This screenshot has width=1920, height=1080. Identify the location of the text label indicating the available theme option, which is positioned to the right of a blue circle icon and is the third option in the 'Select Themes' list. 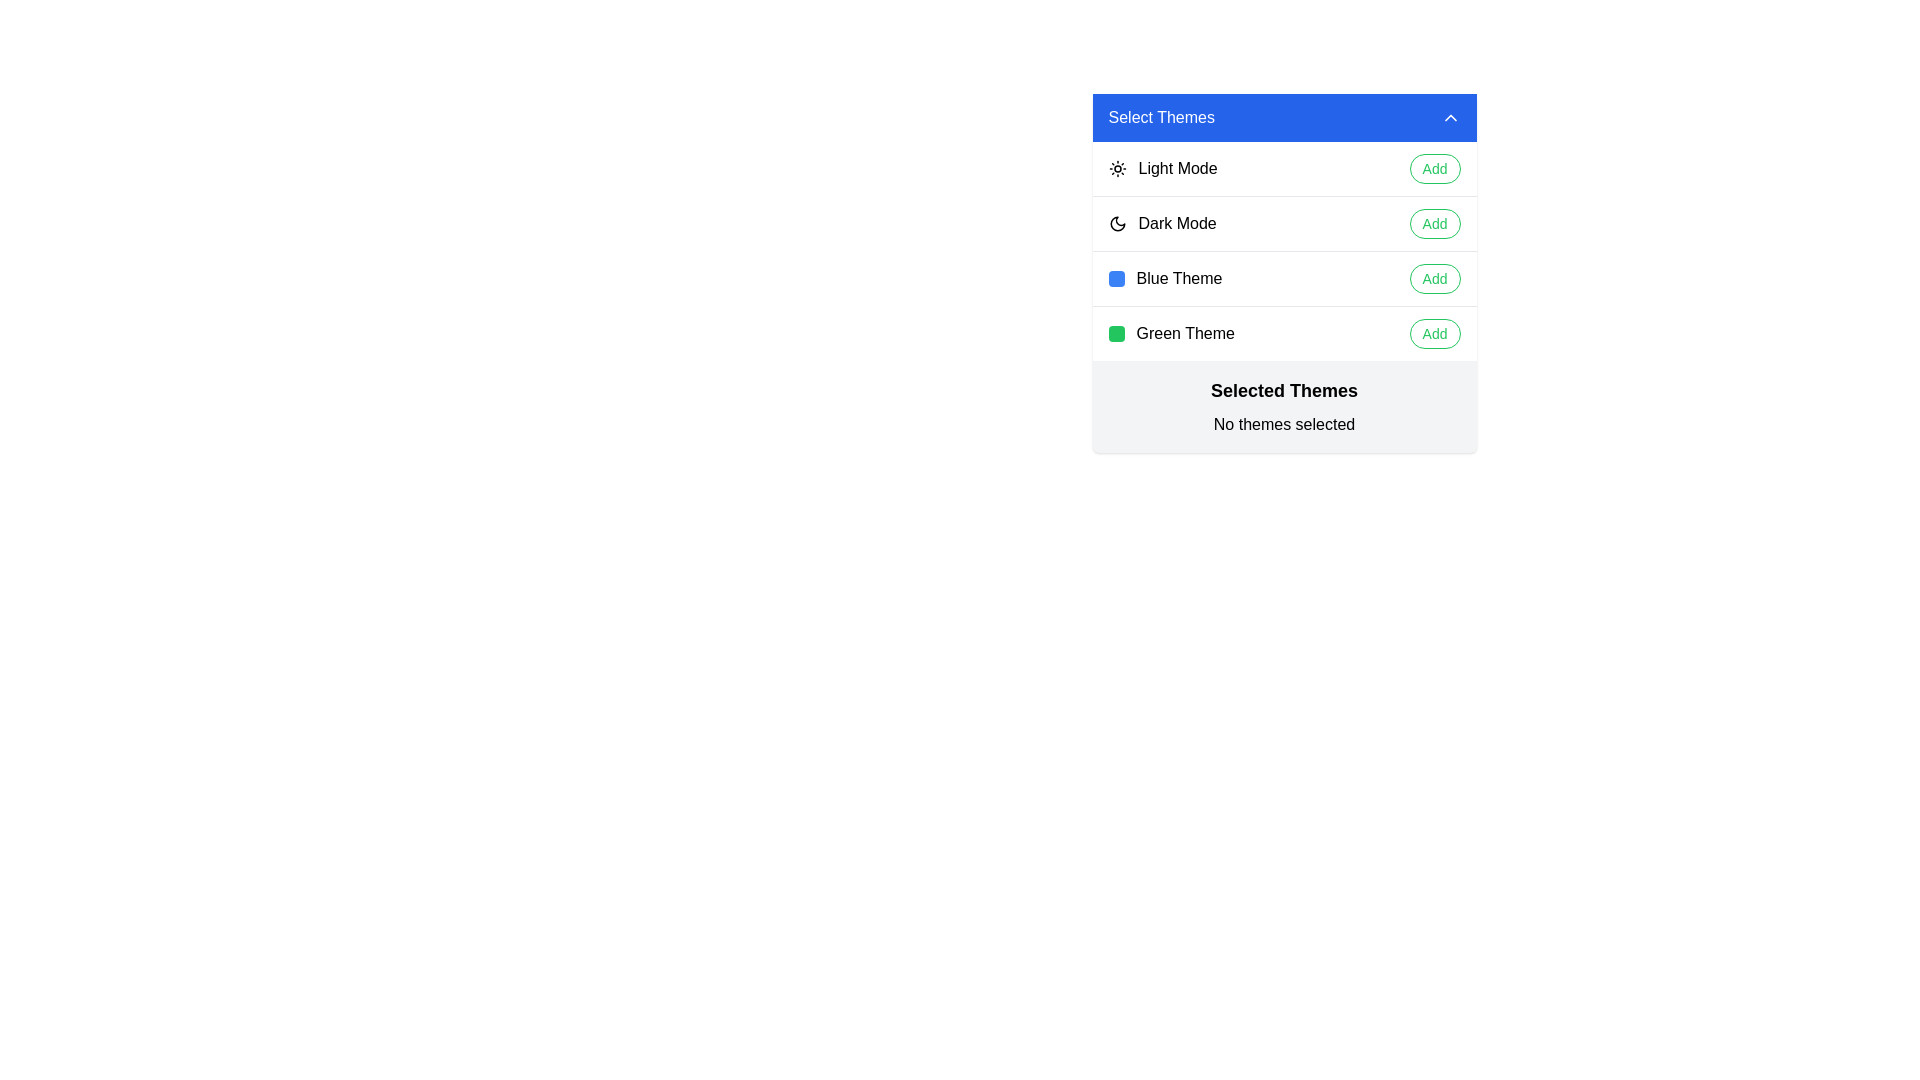
(1179, 278).